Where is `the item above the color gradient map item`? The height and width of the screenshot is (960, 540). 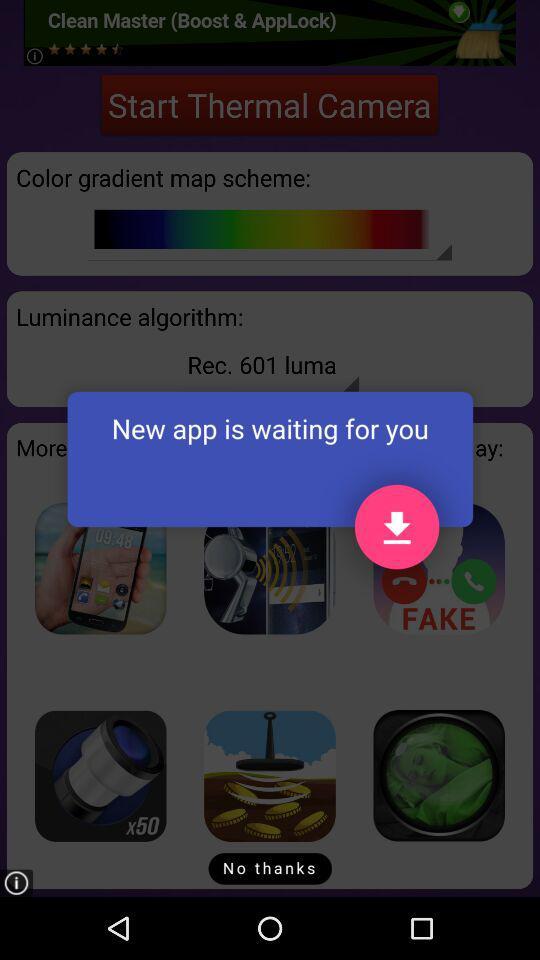
the item above the color gradient map item is located at coordinates (269, 105).